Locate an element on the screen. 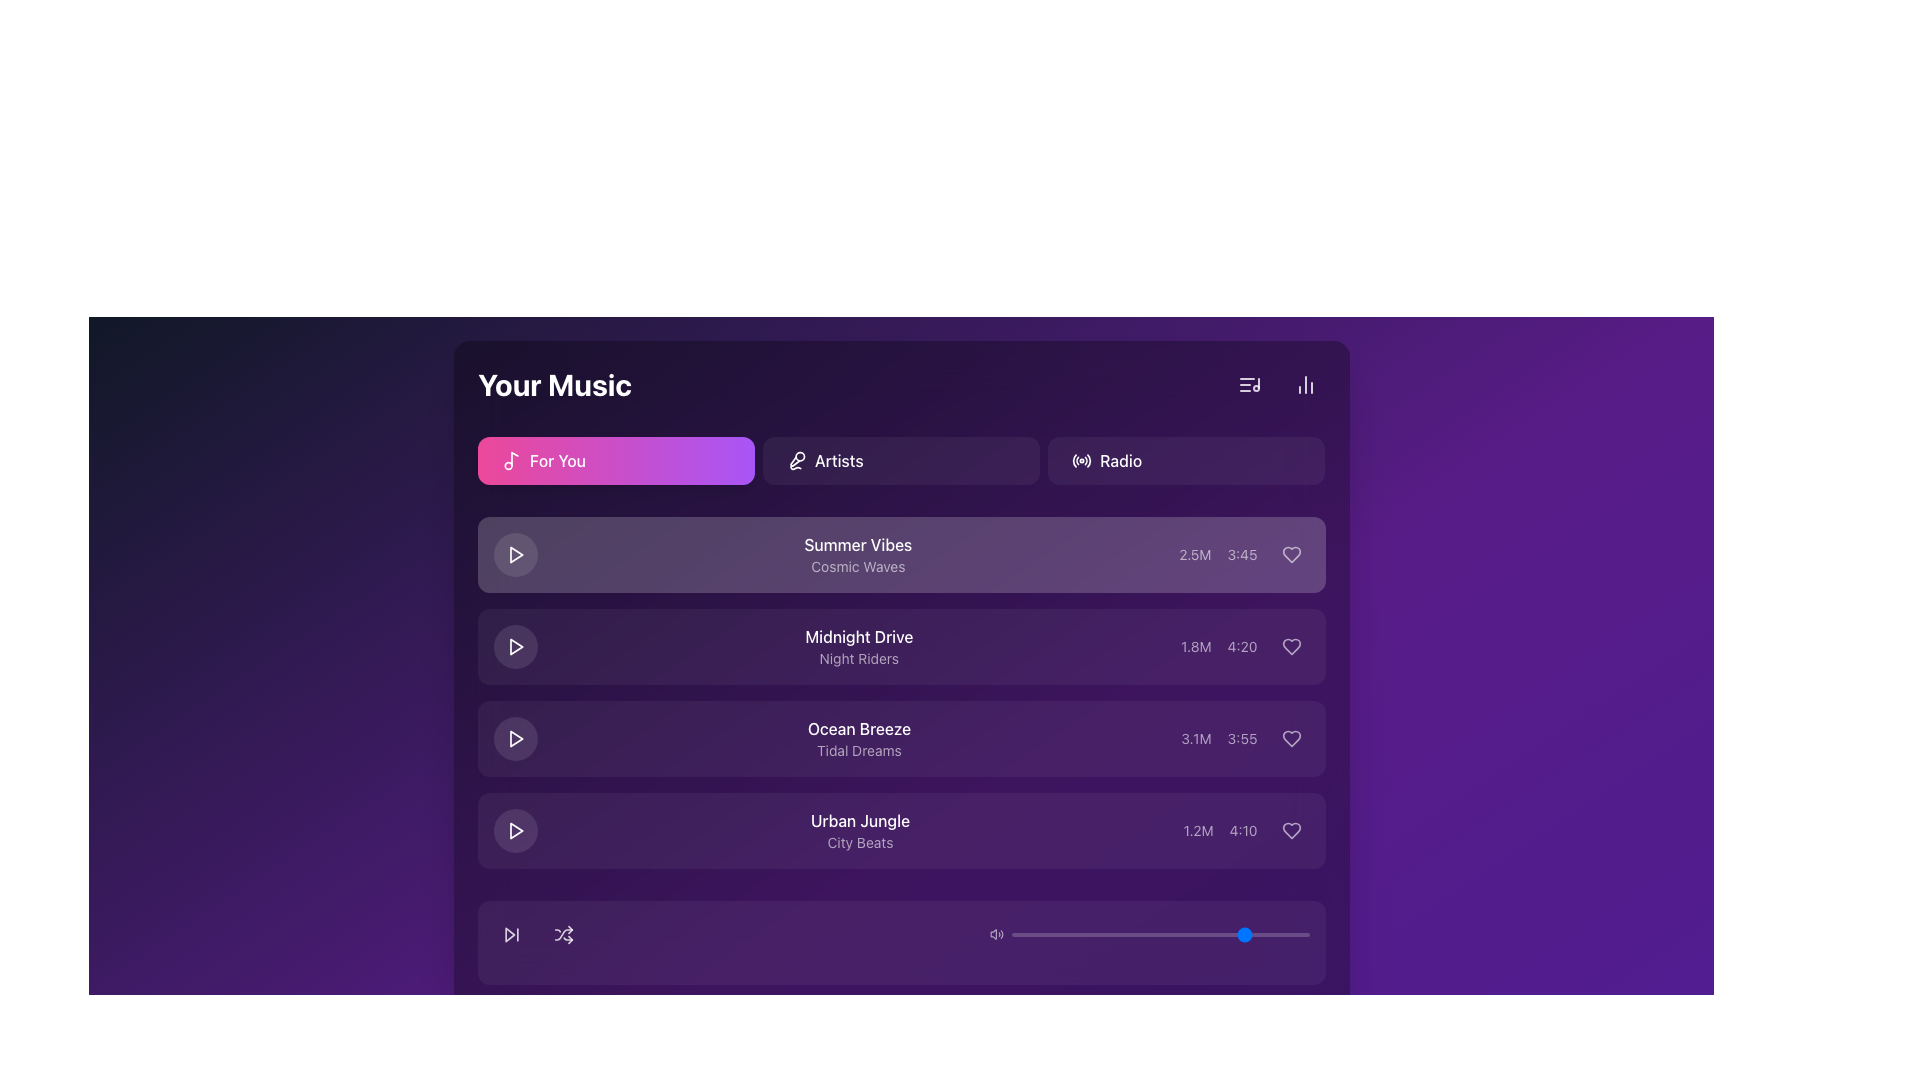 Image resolution: width=1920 pixels, height=1080 pixels. the Media control bar located at the bottom of the music-themed panel is located at coordinates (900, 934).